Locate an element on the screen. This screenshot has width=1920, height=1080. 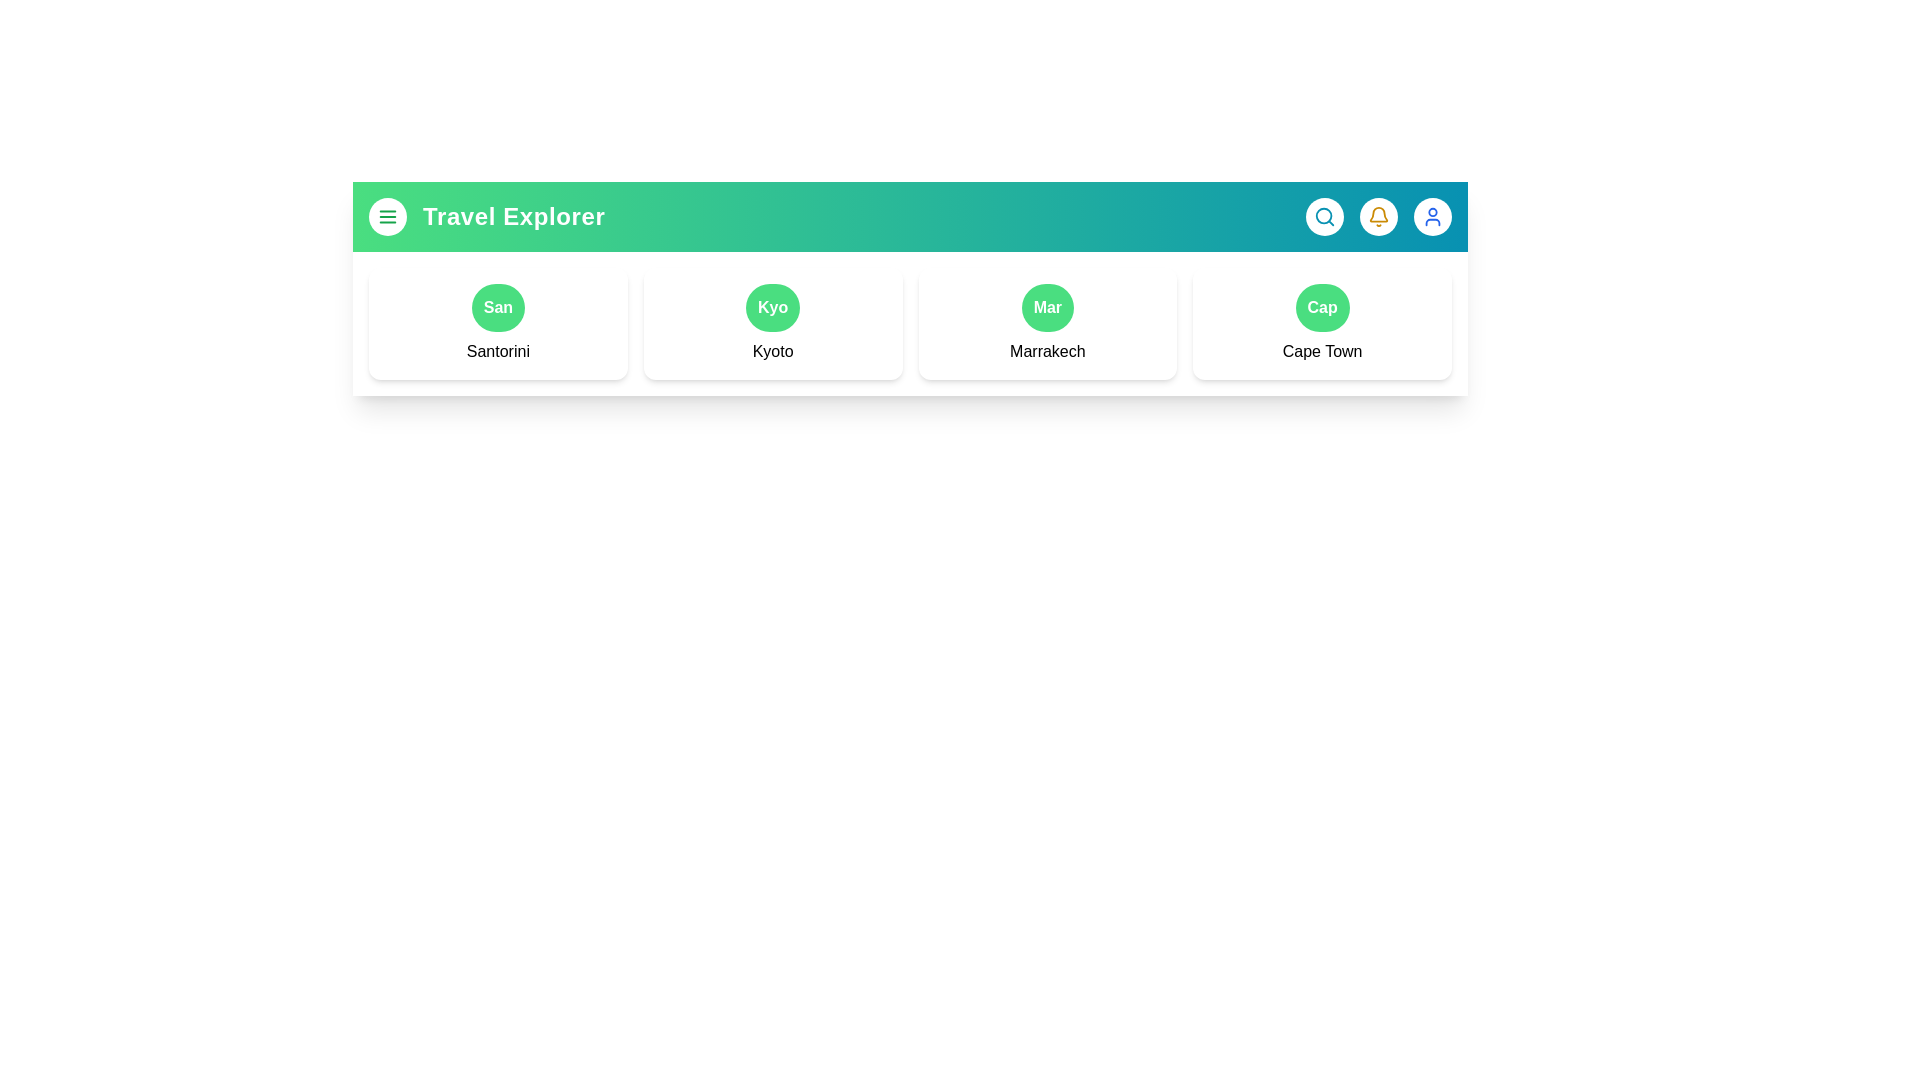
the user profile icon button is located at coordinates (1432, 216).